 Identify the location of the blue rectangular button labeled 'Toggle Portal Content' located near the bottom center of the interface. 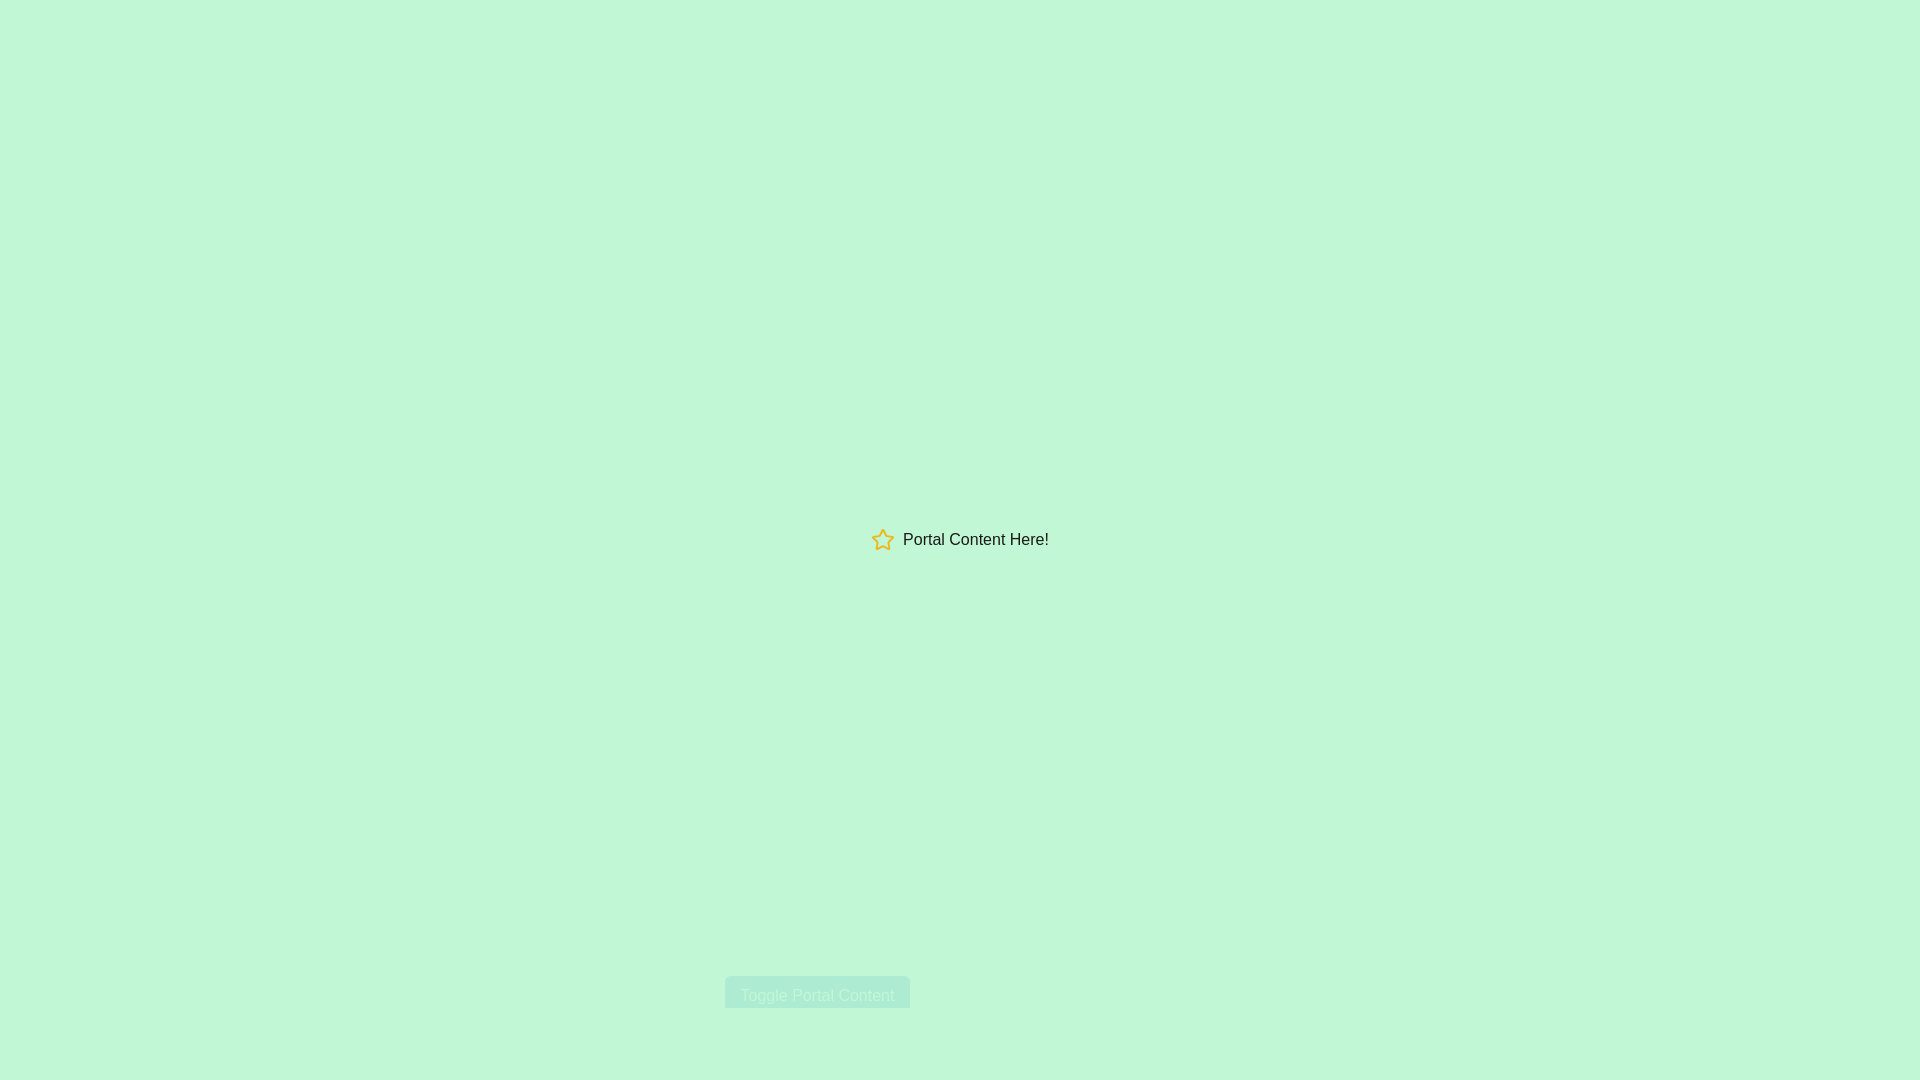
(817, 995).